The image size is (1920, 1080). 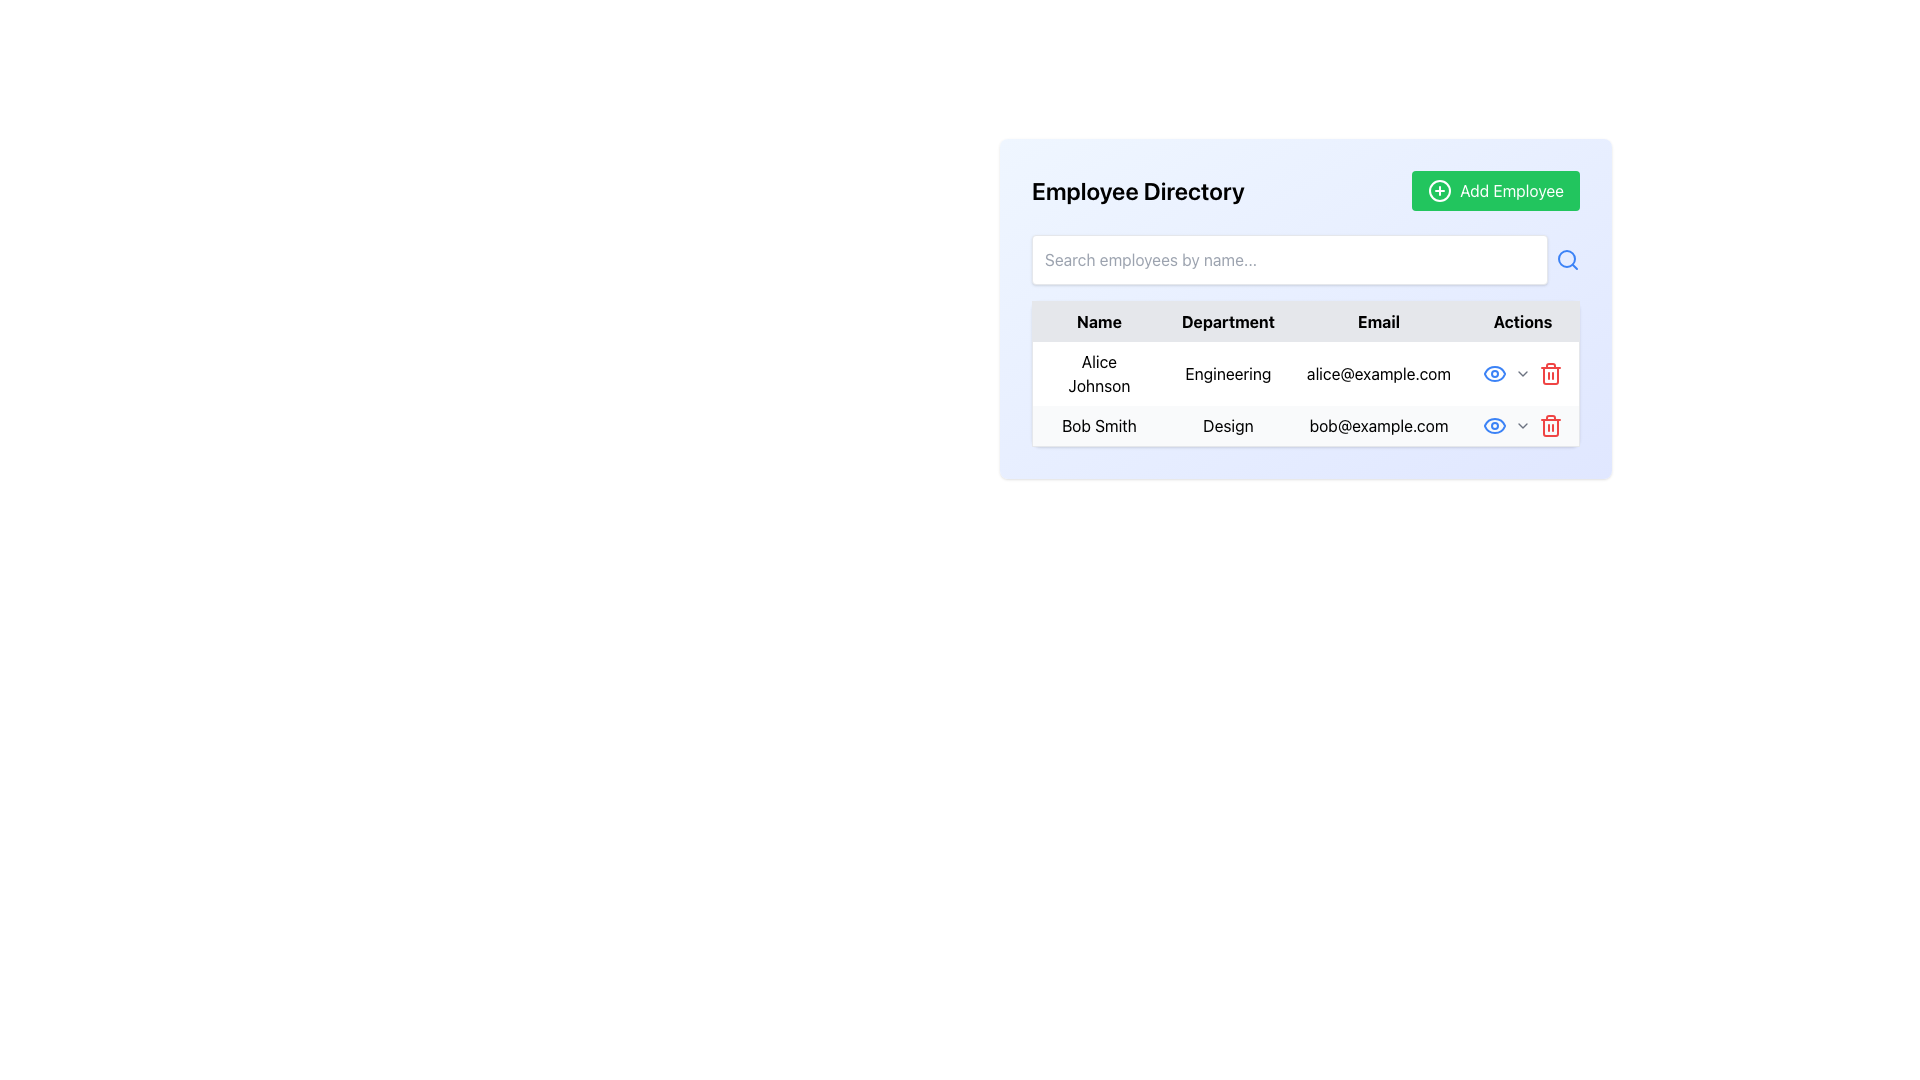 What do you see at coordinates (1227, 374) in the screenshot?
I see `the 'Department' Text Label displaying 'Engineering' for the employee 'Alice Johnson' in the first row of the Employee Directory table` at bounding box center [1227, 374].